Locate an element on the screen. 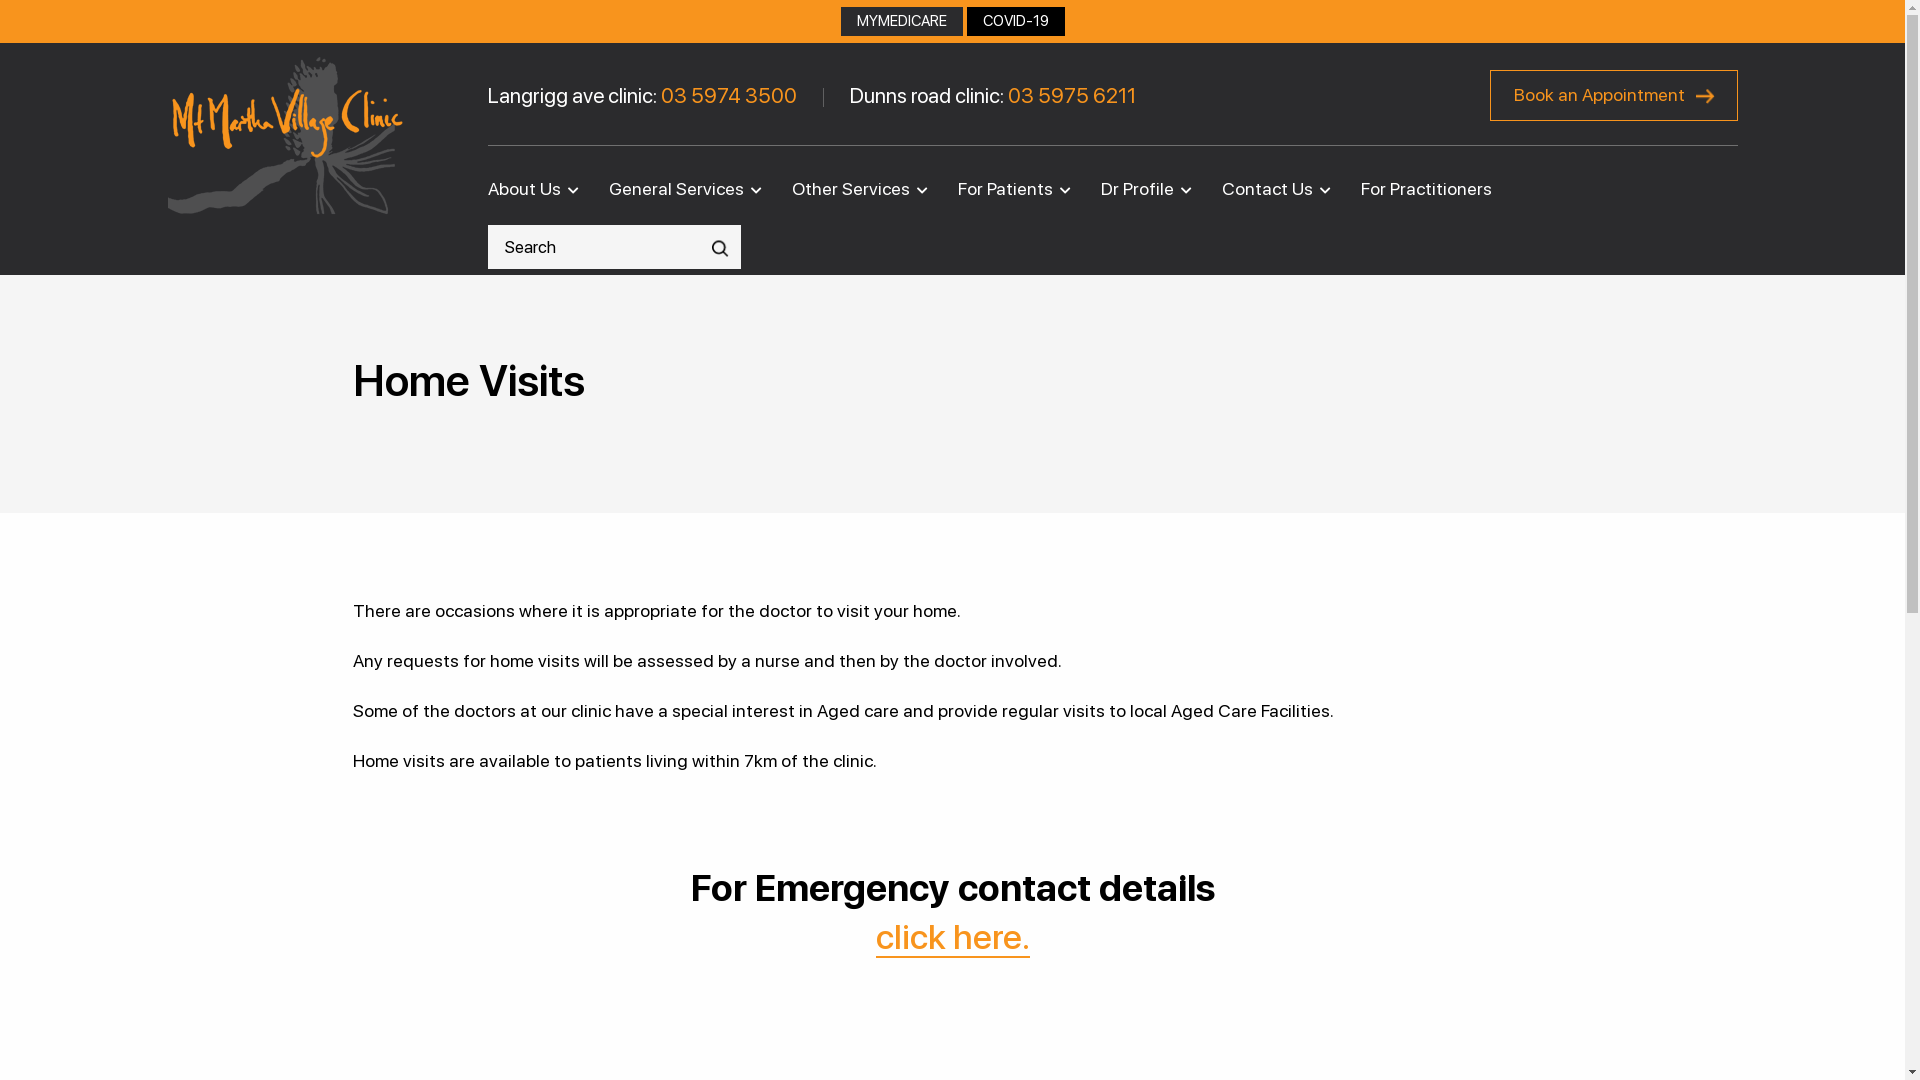 The height and width of the screenshot is (1080, 1920). 'For Patients' is located at coordinates (1005, 188).